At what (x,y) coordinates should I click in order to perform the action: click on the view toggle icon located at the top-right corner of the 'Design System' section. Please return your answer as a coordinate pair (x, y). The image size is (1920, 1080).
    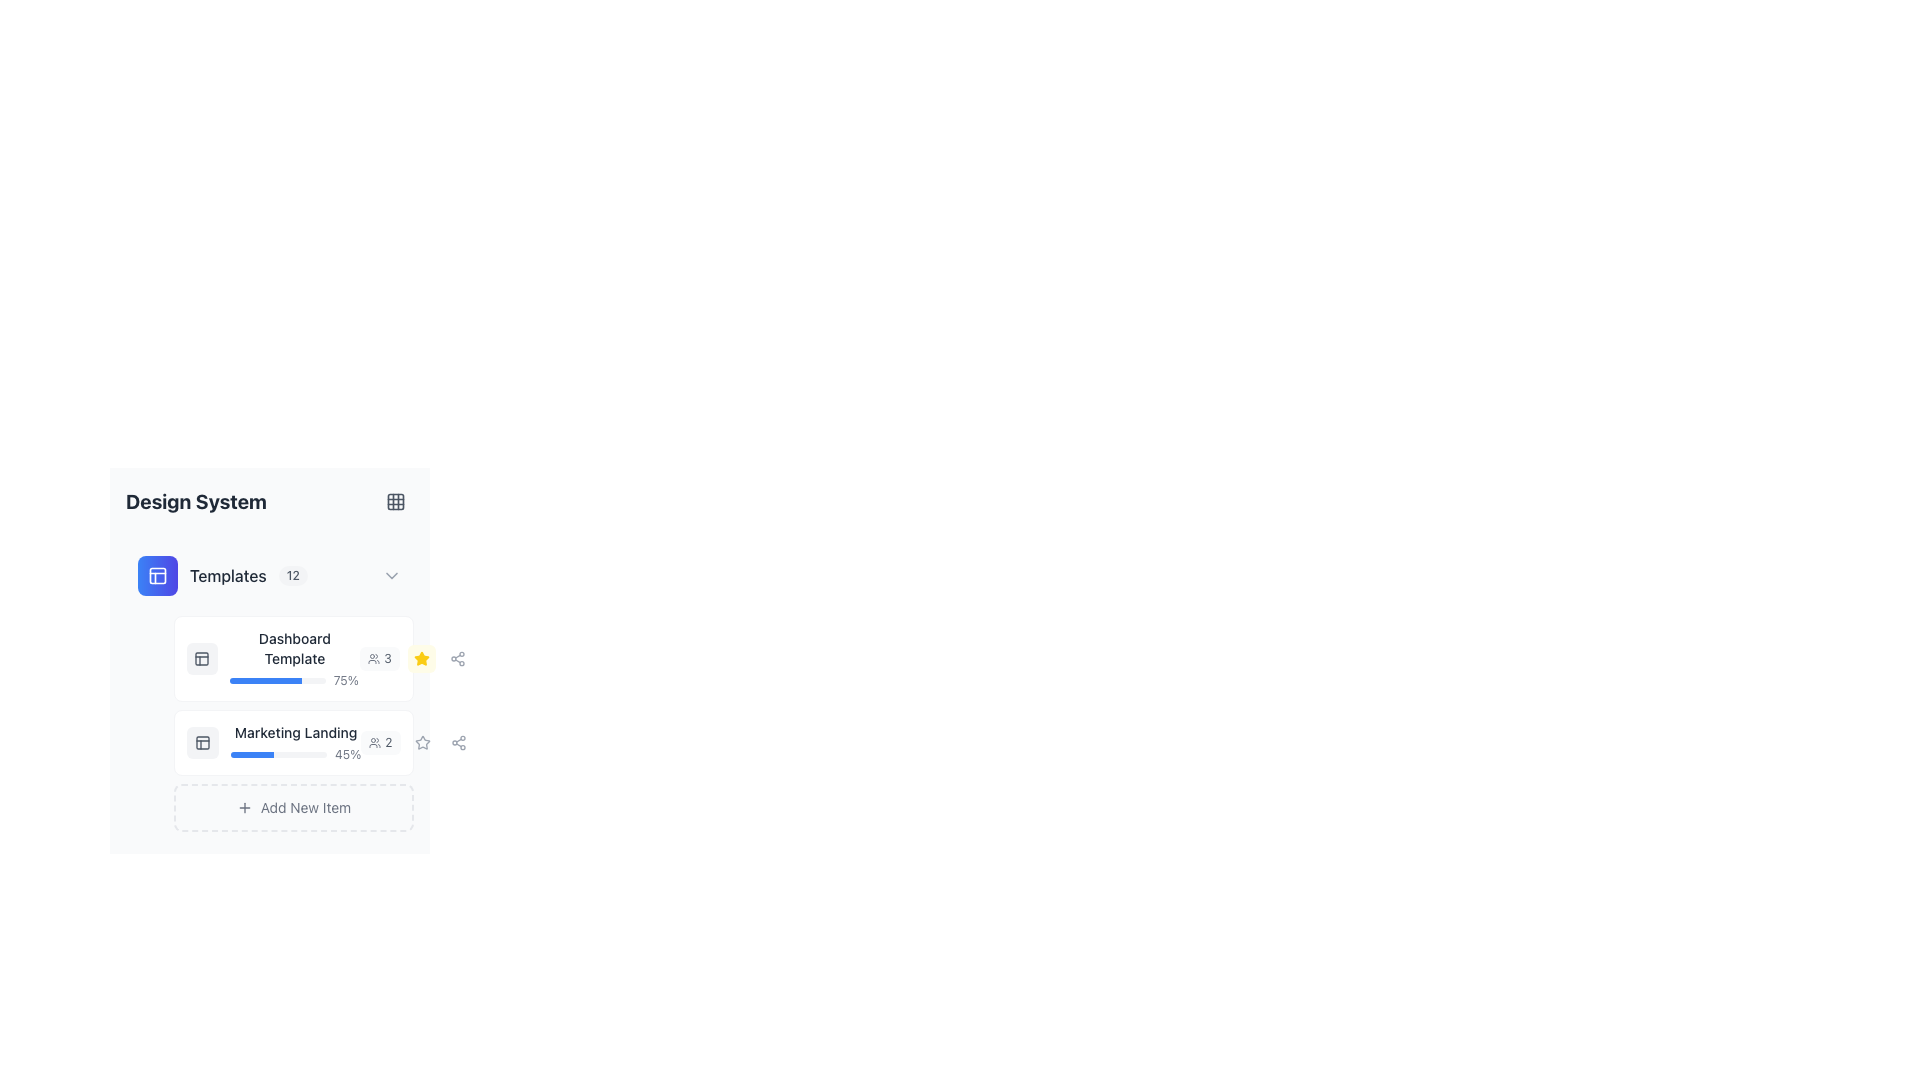
    Looking at the image, I should click on (395, 500).